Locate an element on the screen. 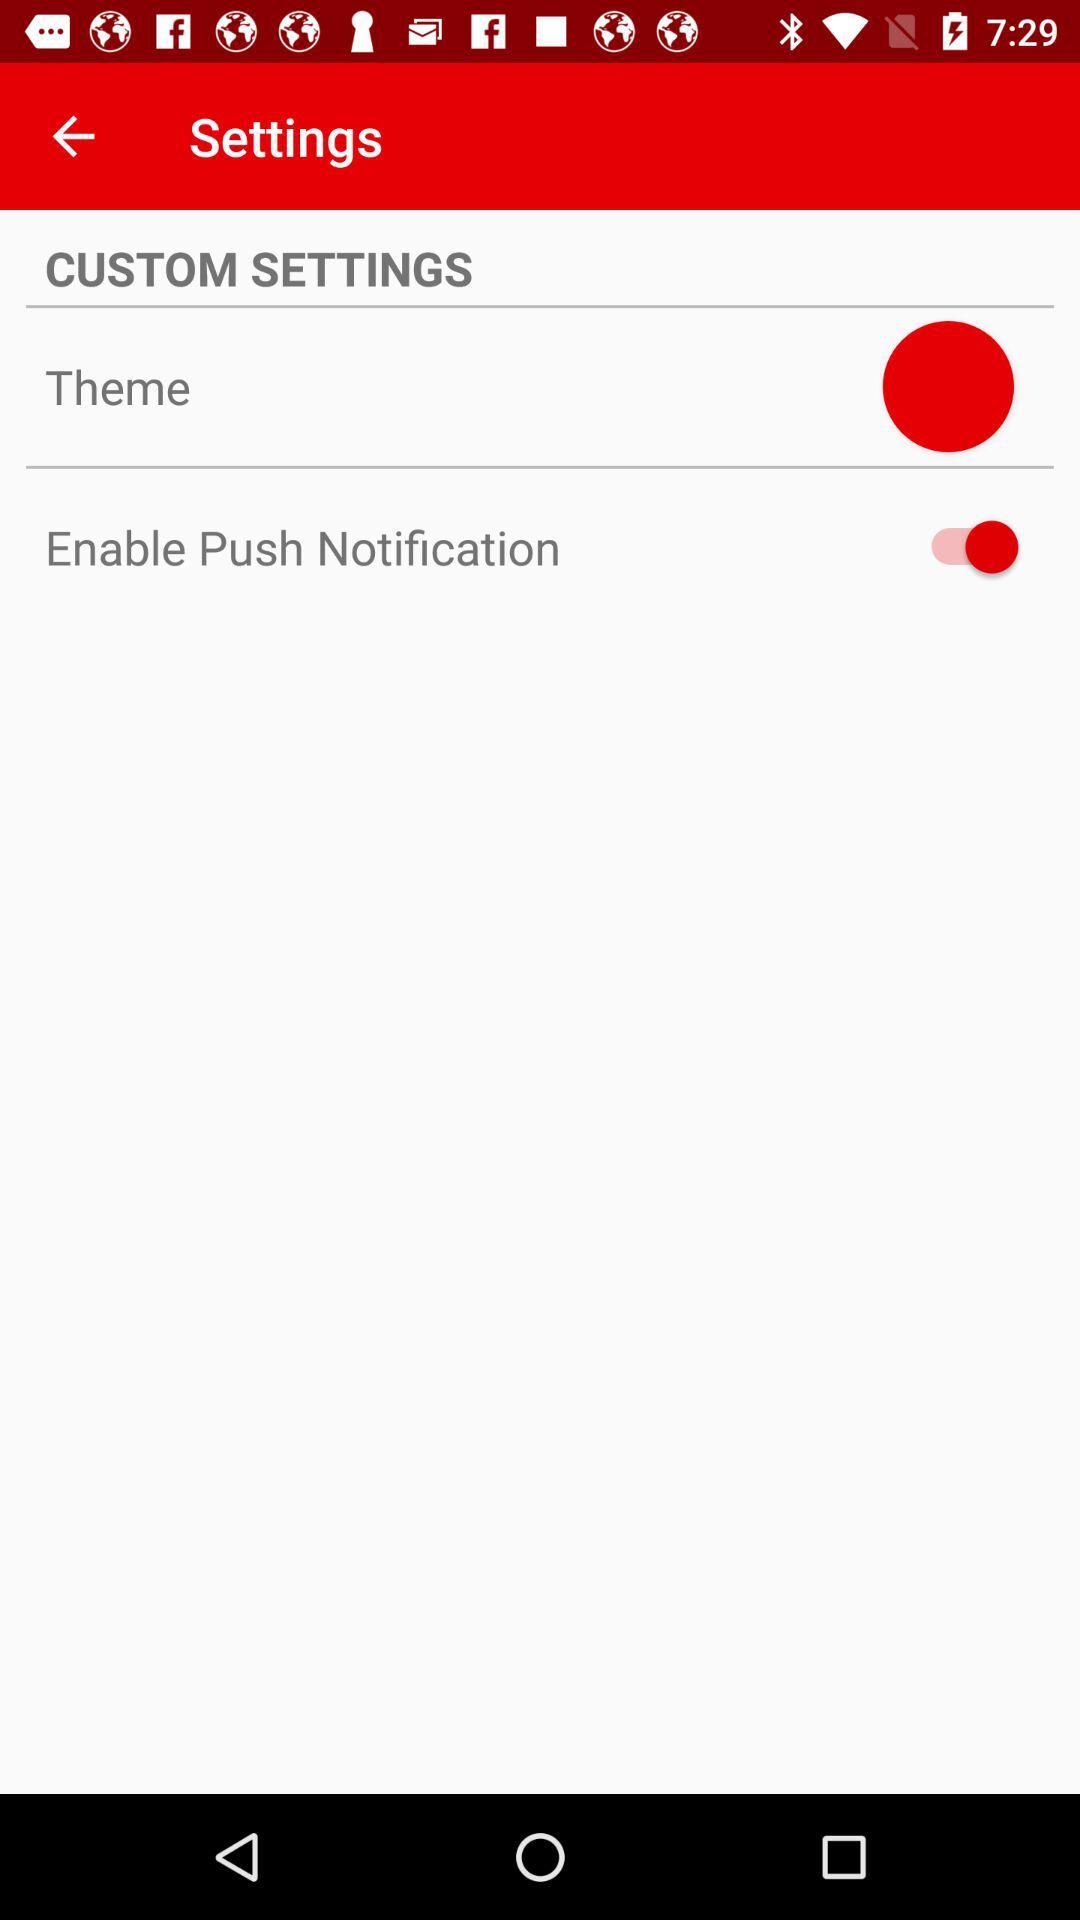 This screenshot has width=1080, height=1920. icon to the right of the theme is located at coordinates (947, 386).